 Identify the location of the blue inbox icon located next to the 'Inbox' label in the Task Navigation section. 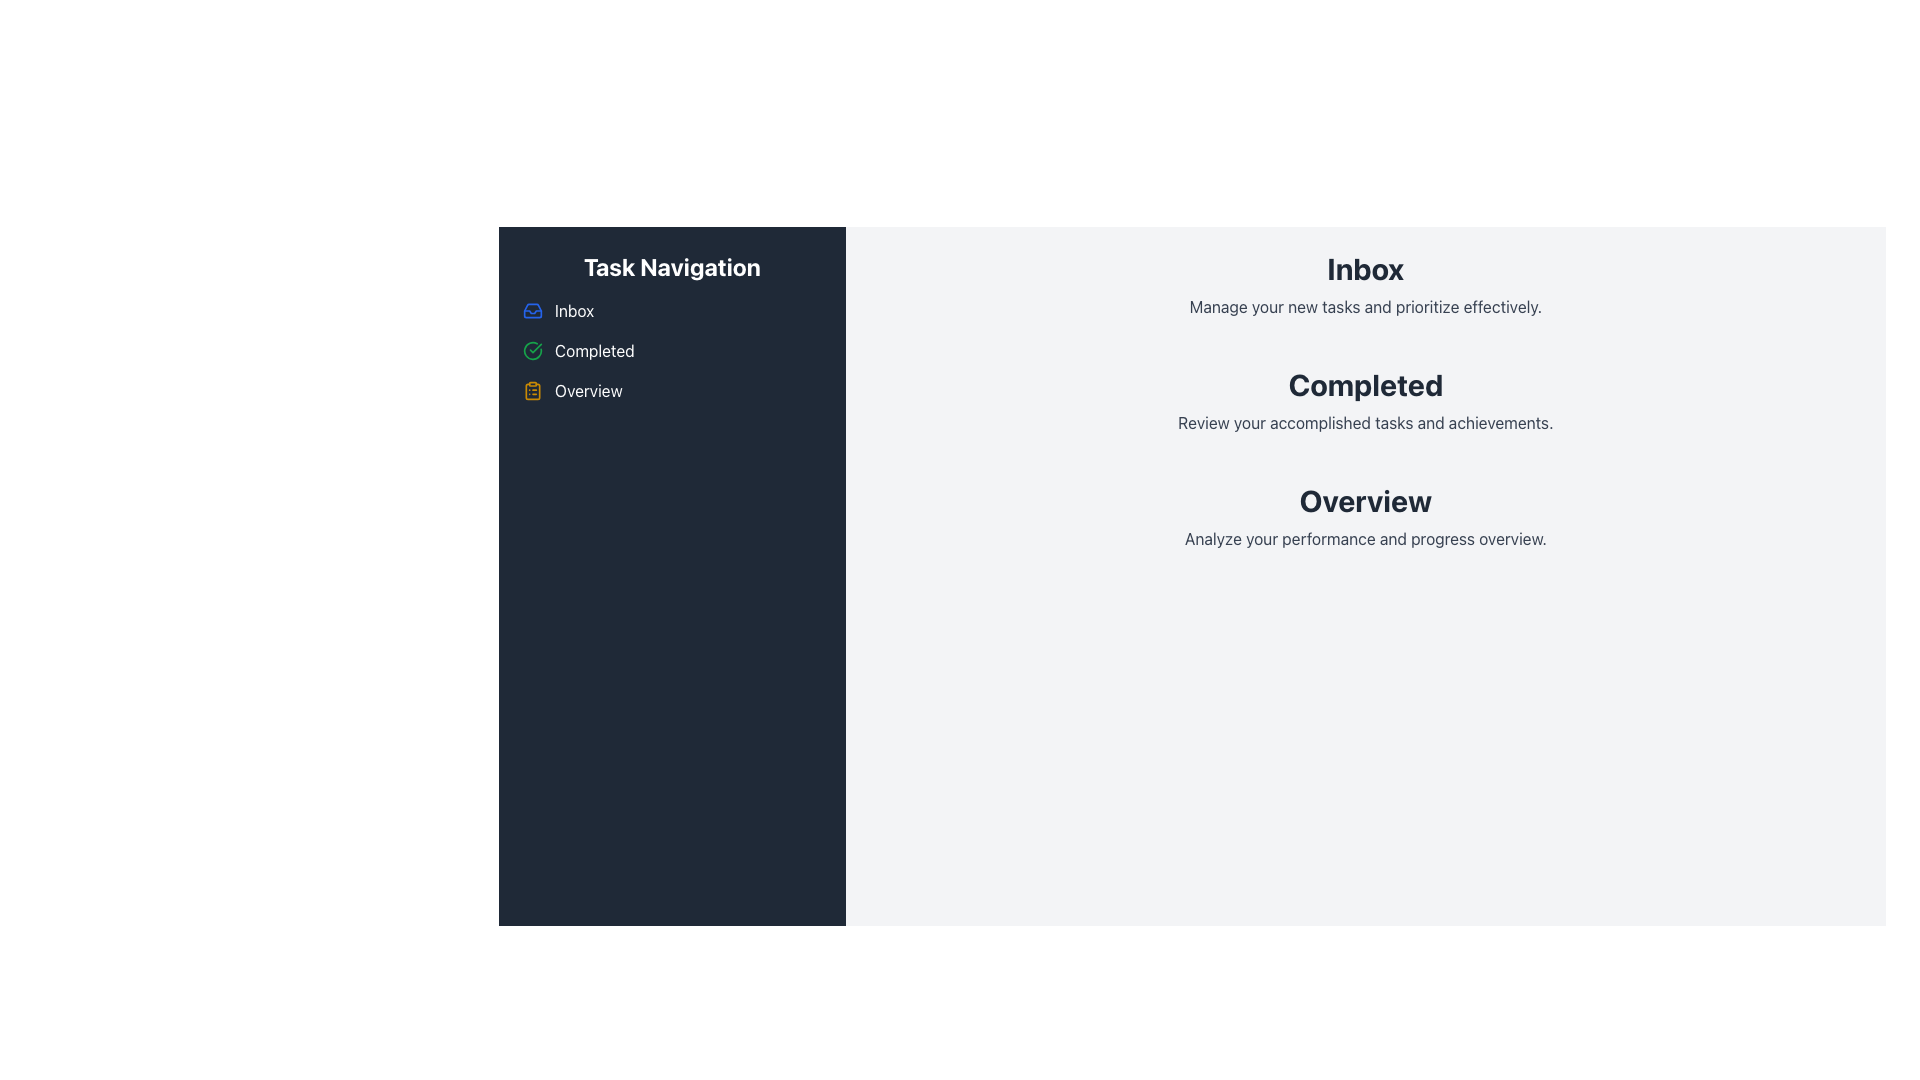
(532, 311).